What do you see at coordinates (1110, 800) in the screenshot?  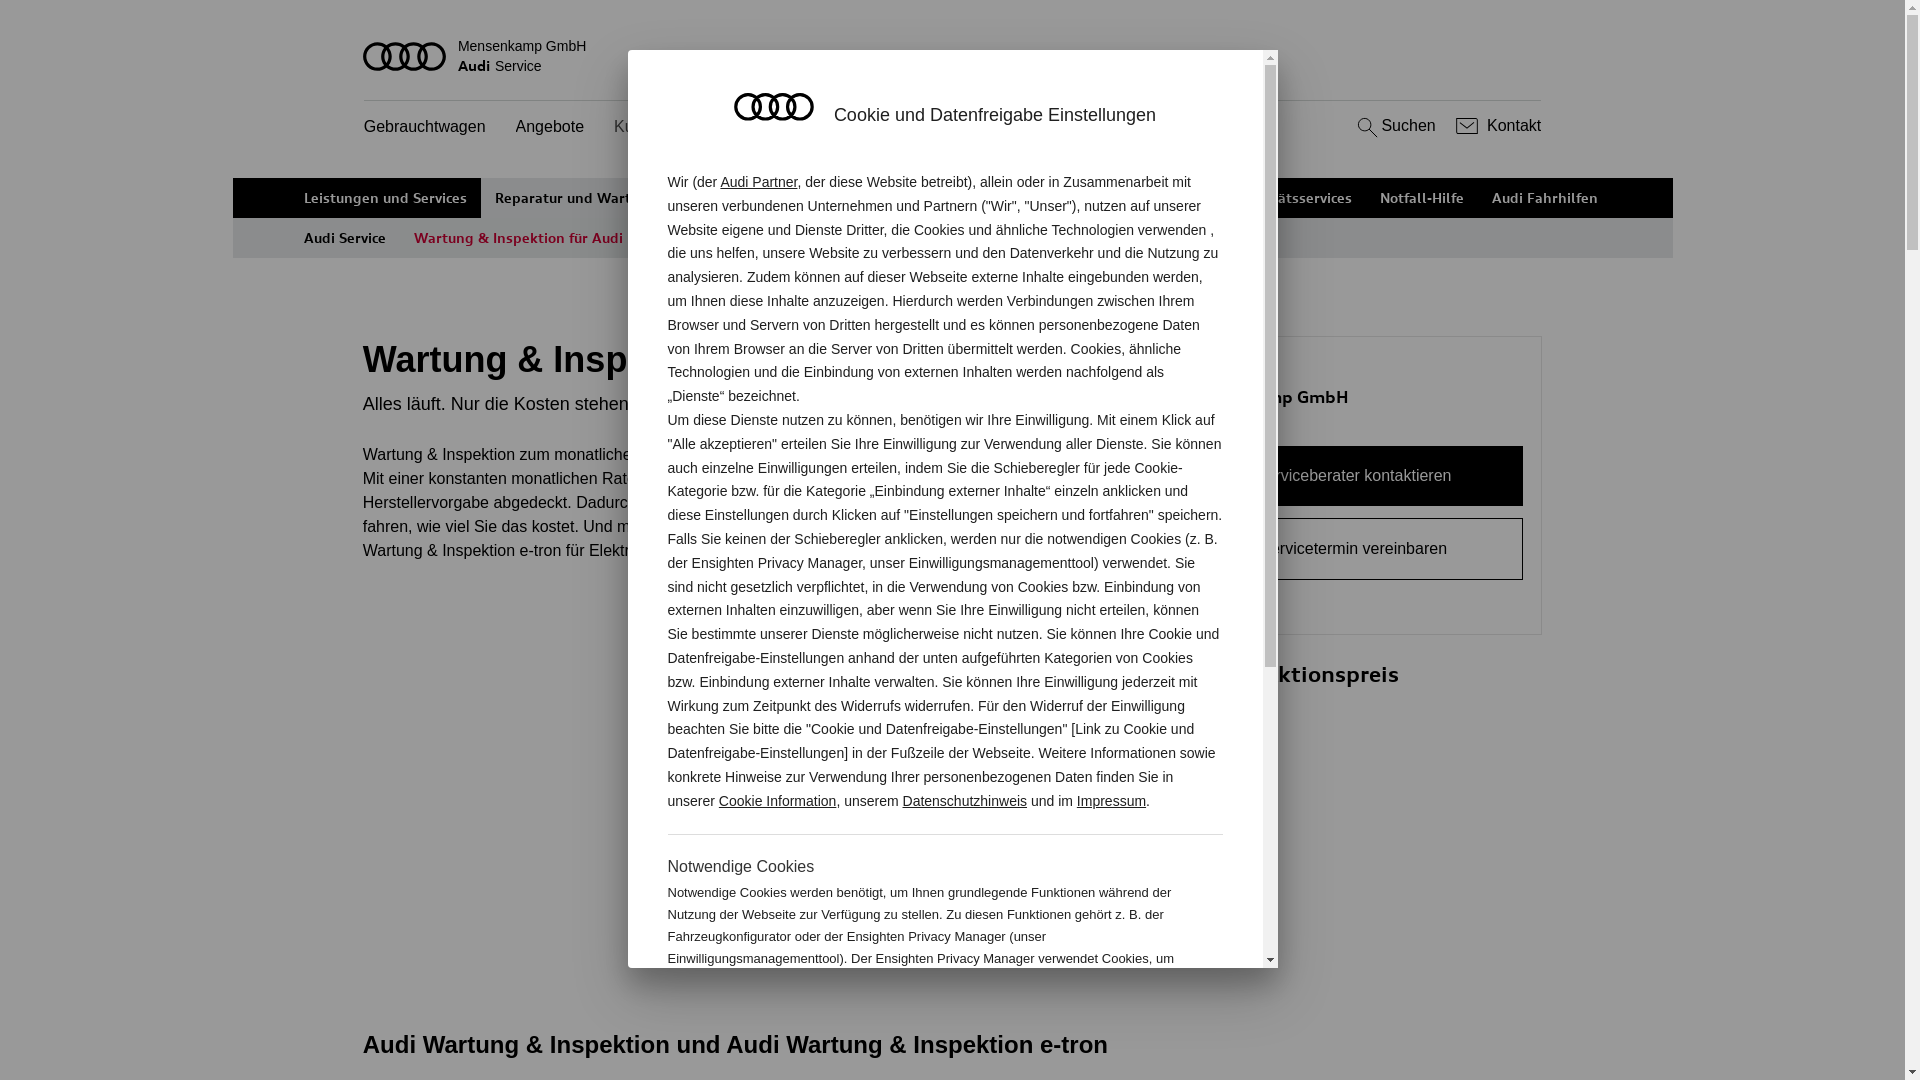 I see `'Impressum'` at bounding box center [1110, 800].